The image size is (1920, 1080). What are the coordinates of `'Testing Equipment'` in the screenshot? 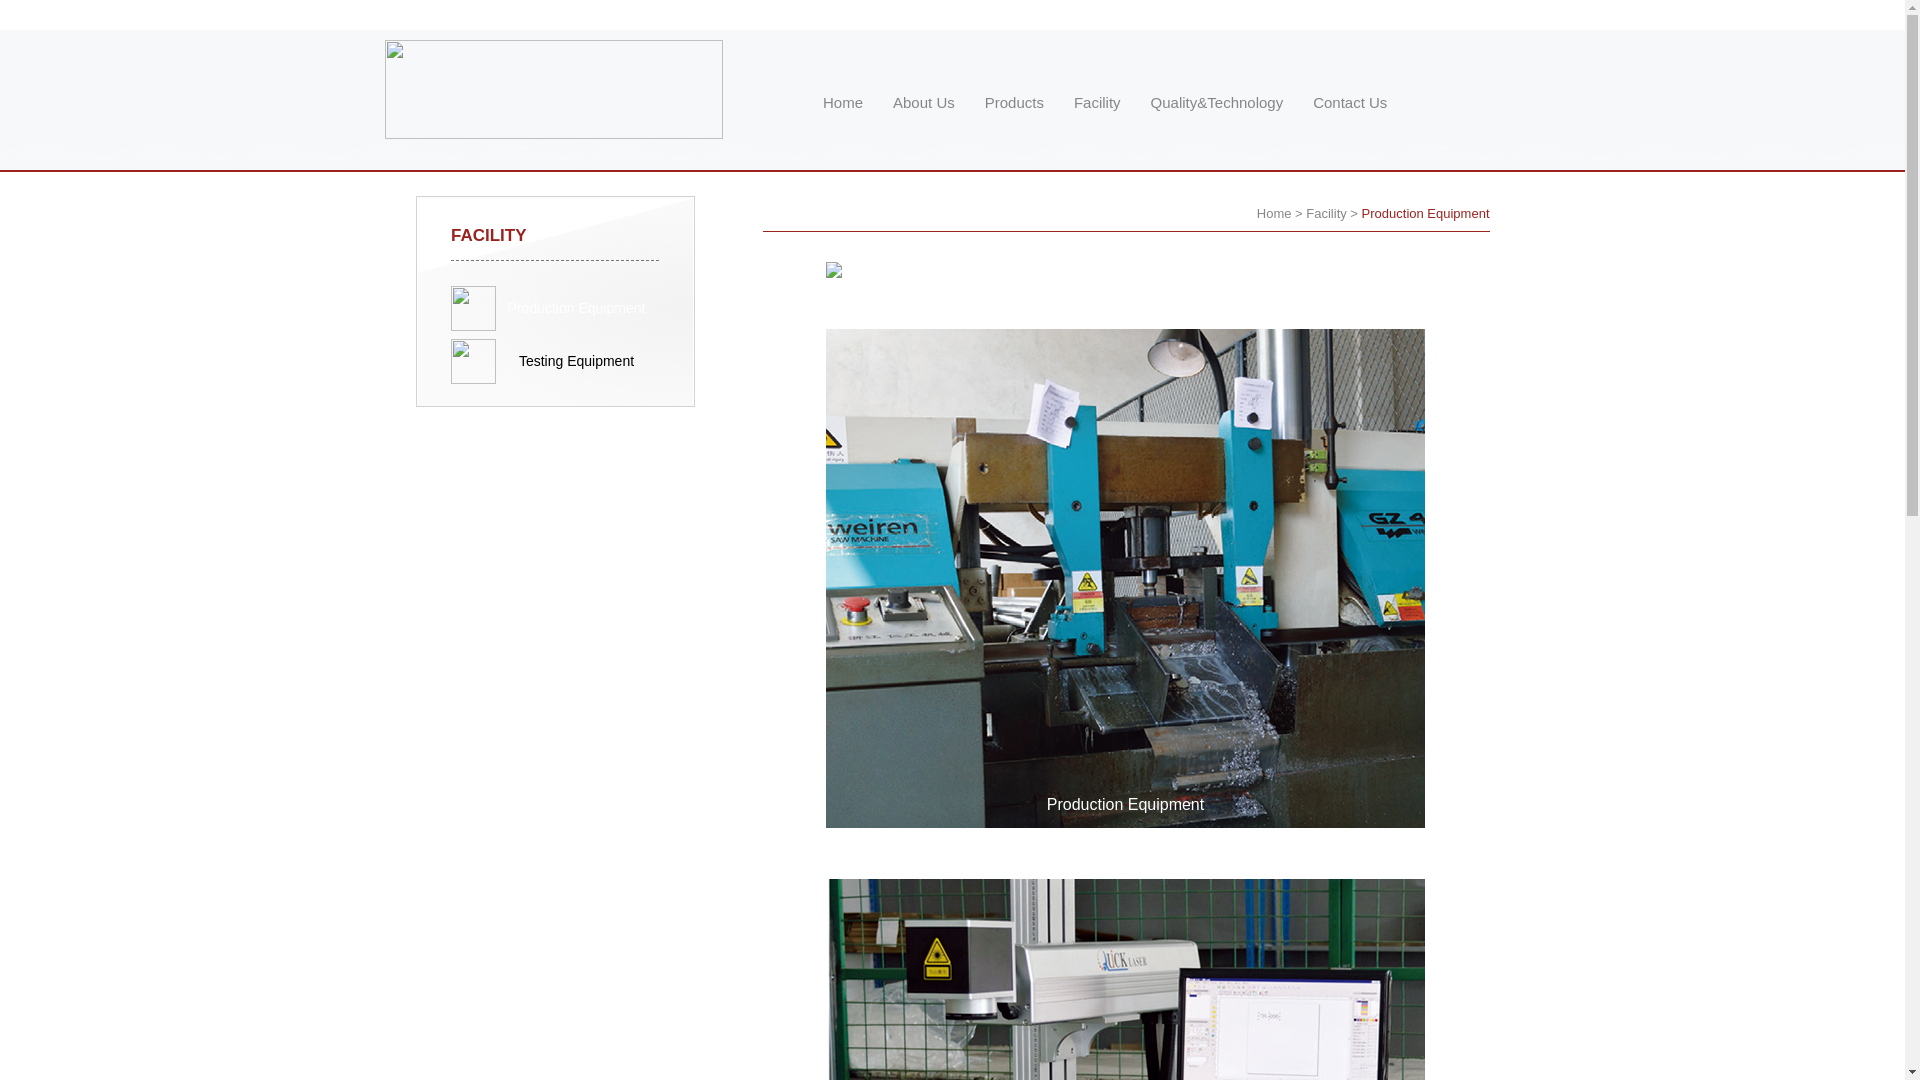 It's located at (575, 361).